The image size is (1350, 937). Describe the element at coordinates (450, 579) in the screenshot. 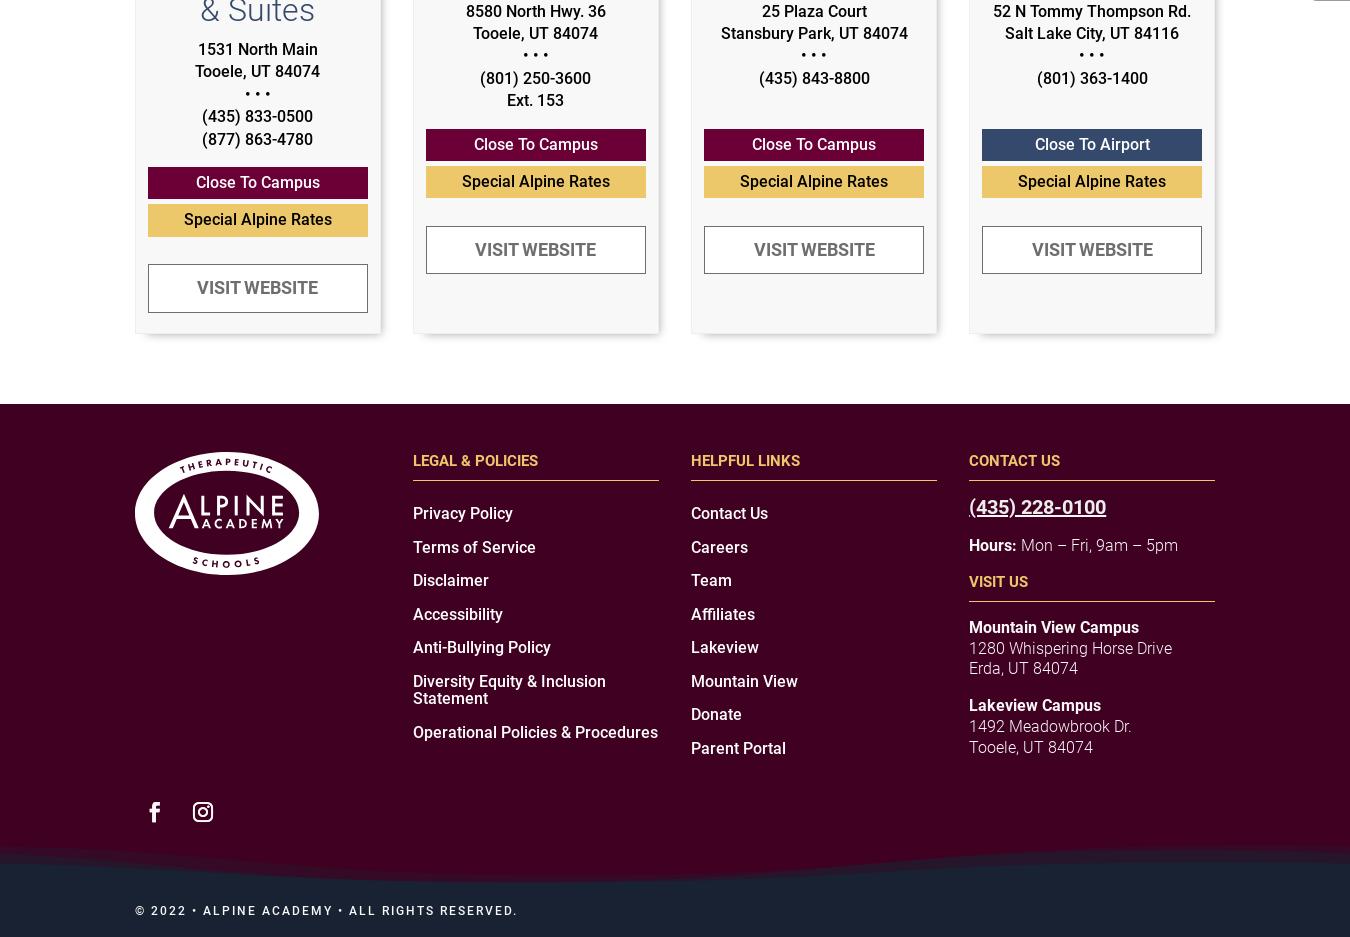

I see `'Disclaimer'` at that location.